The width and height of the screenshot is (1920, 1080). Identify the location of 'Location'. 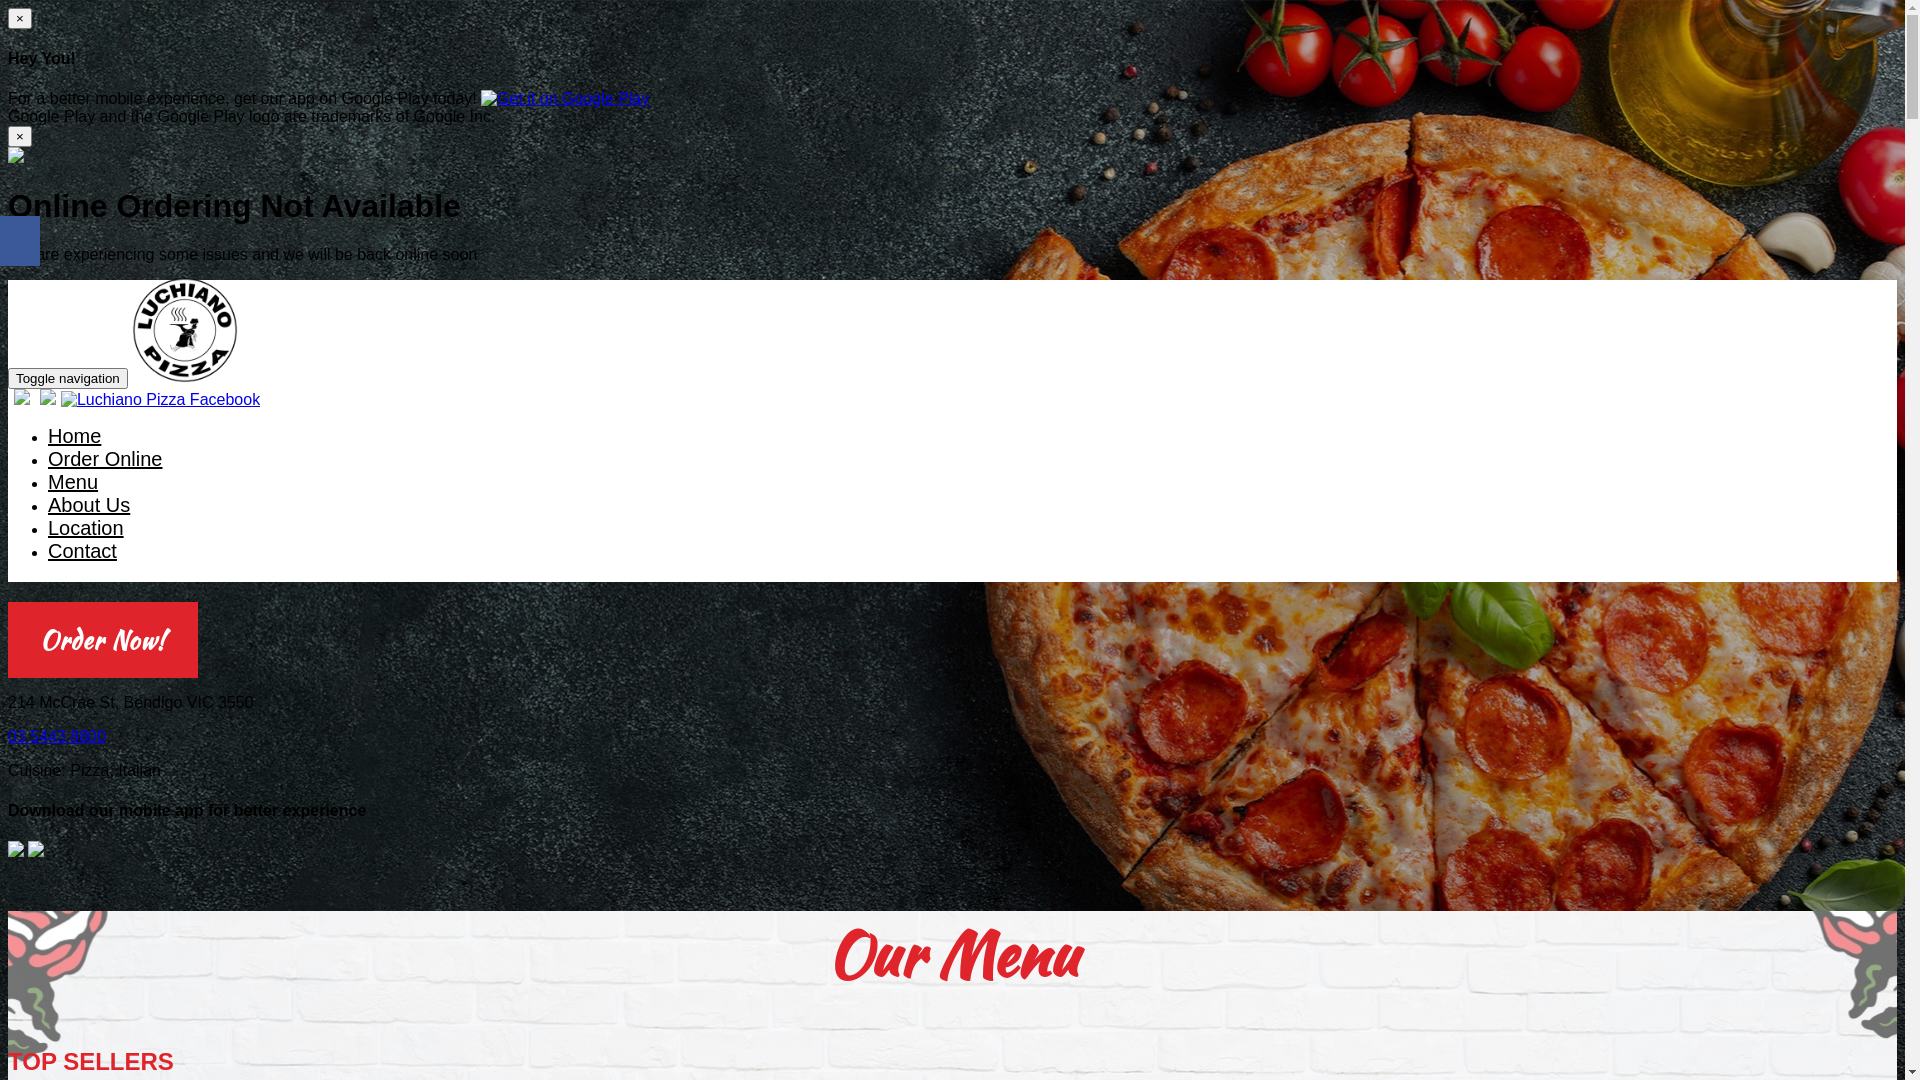
(85, 528).